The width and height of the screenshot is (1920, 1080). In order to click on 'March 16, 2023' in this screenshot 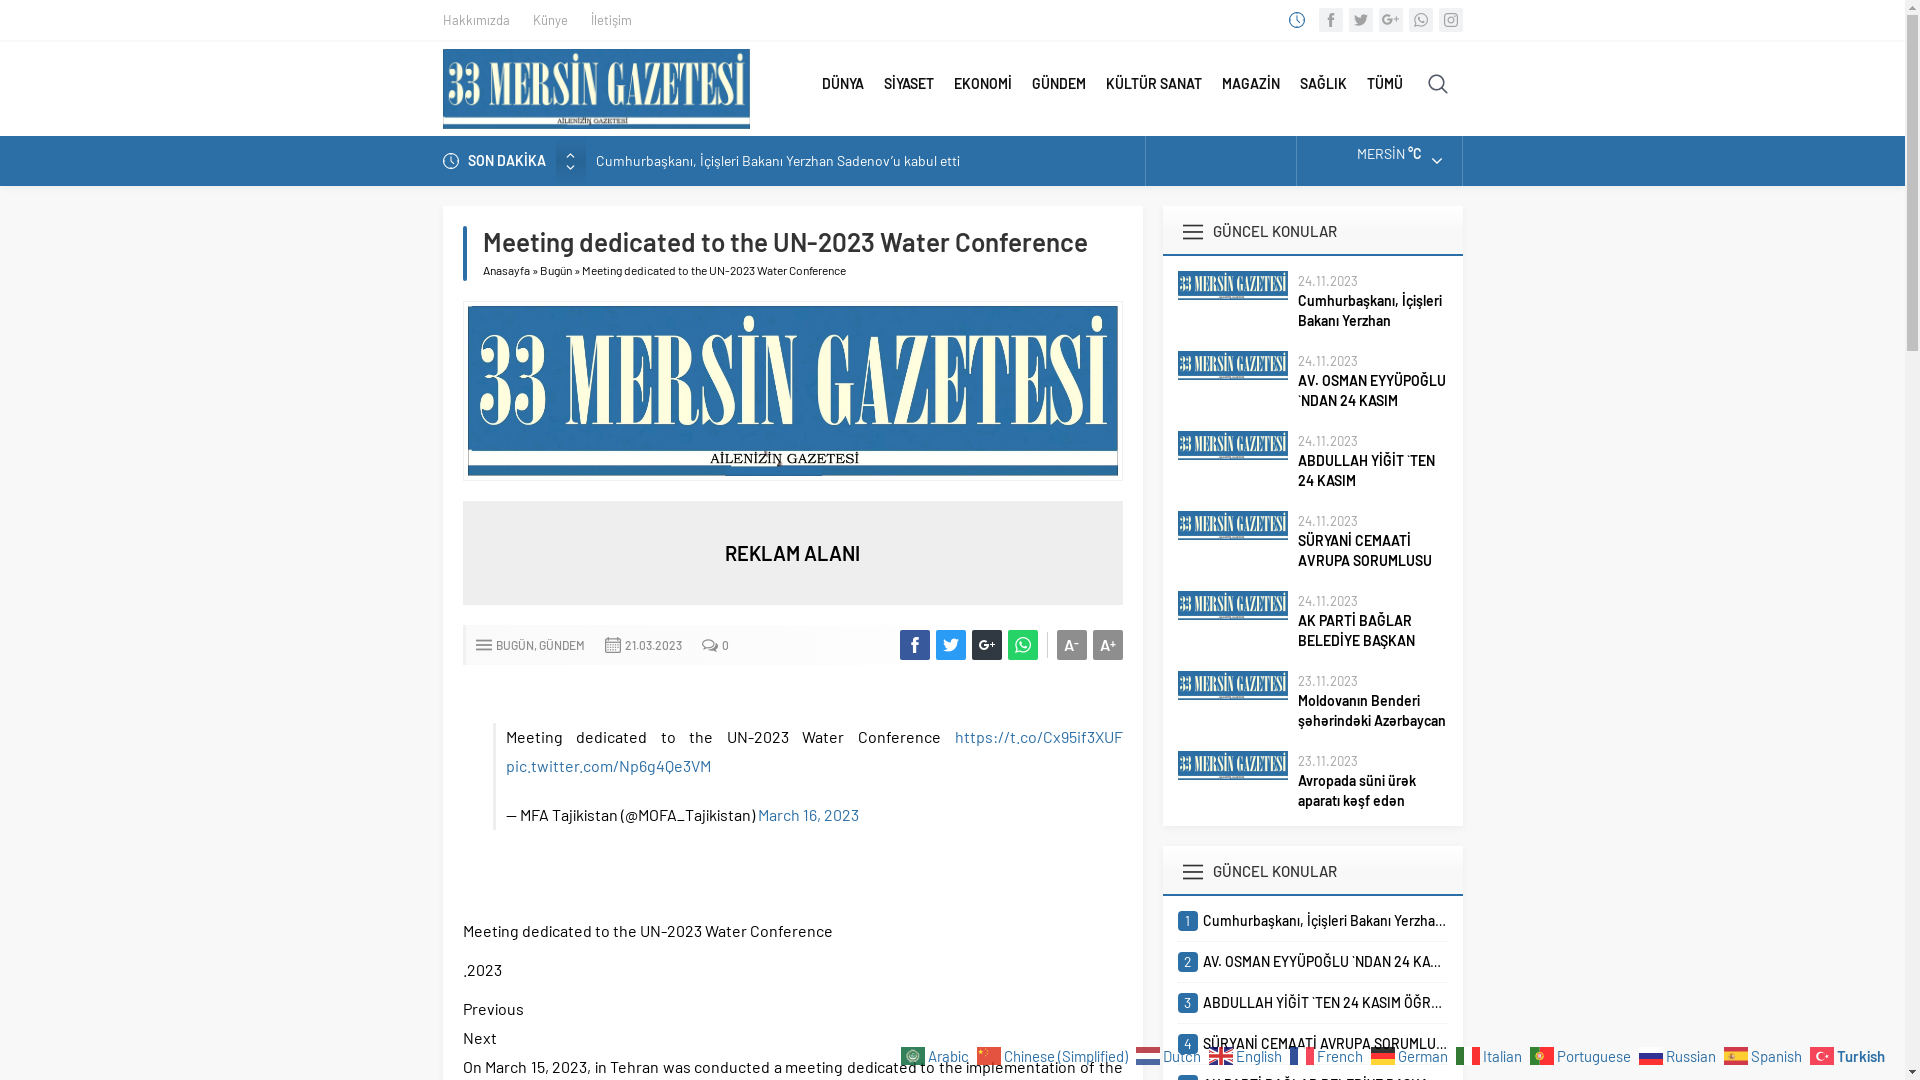, I will do `click(808, 814)`.